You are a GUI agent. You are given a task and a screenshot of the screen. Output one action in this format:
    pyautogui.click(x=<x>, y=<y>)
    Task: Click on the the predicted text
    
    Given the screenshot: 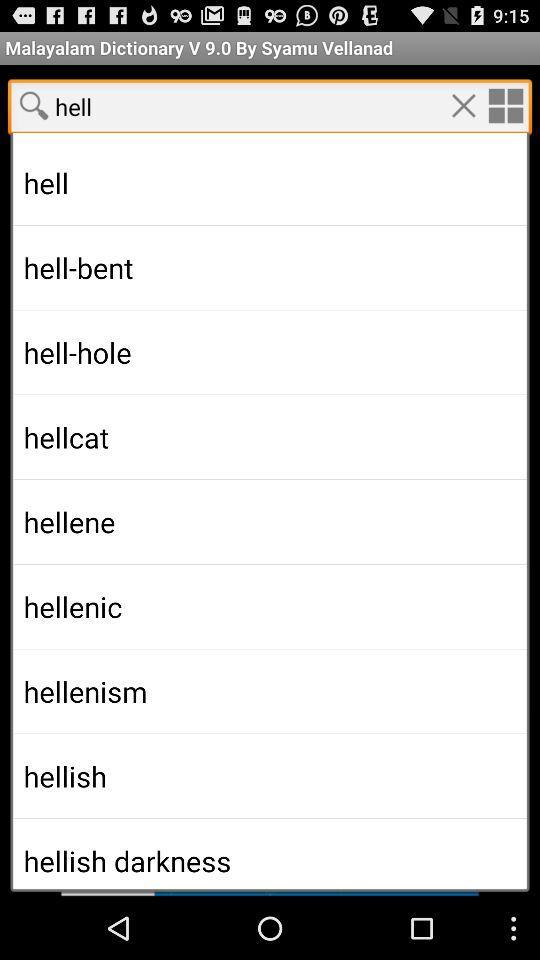 What is the action you would take?
    pyautogui.click(x=270, y=490)
    